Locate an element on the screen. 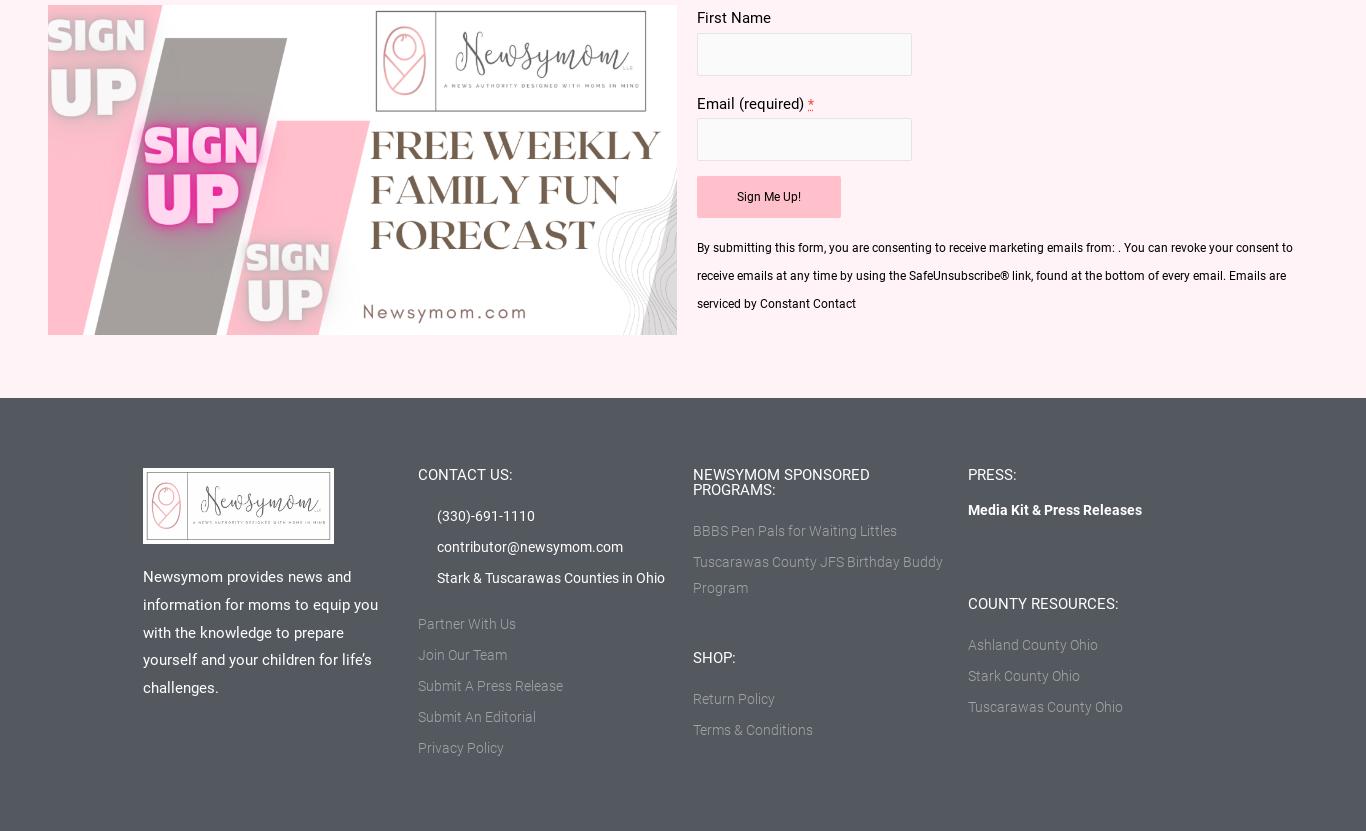 This screenshot has width=1366, height=831. 'First Name' is located at coordinates (733, 18).